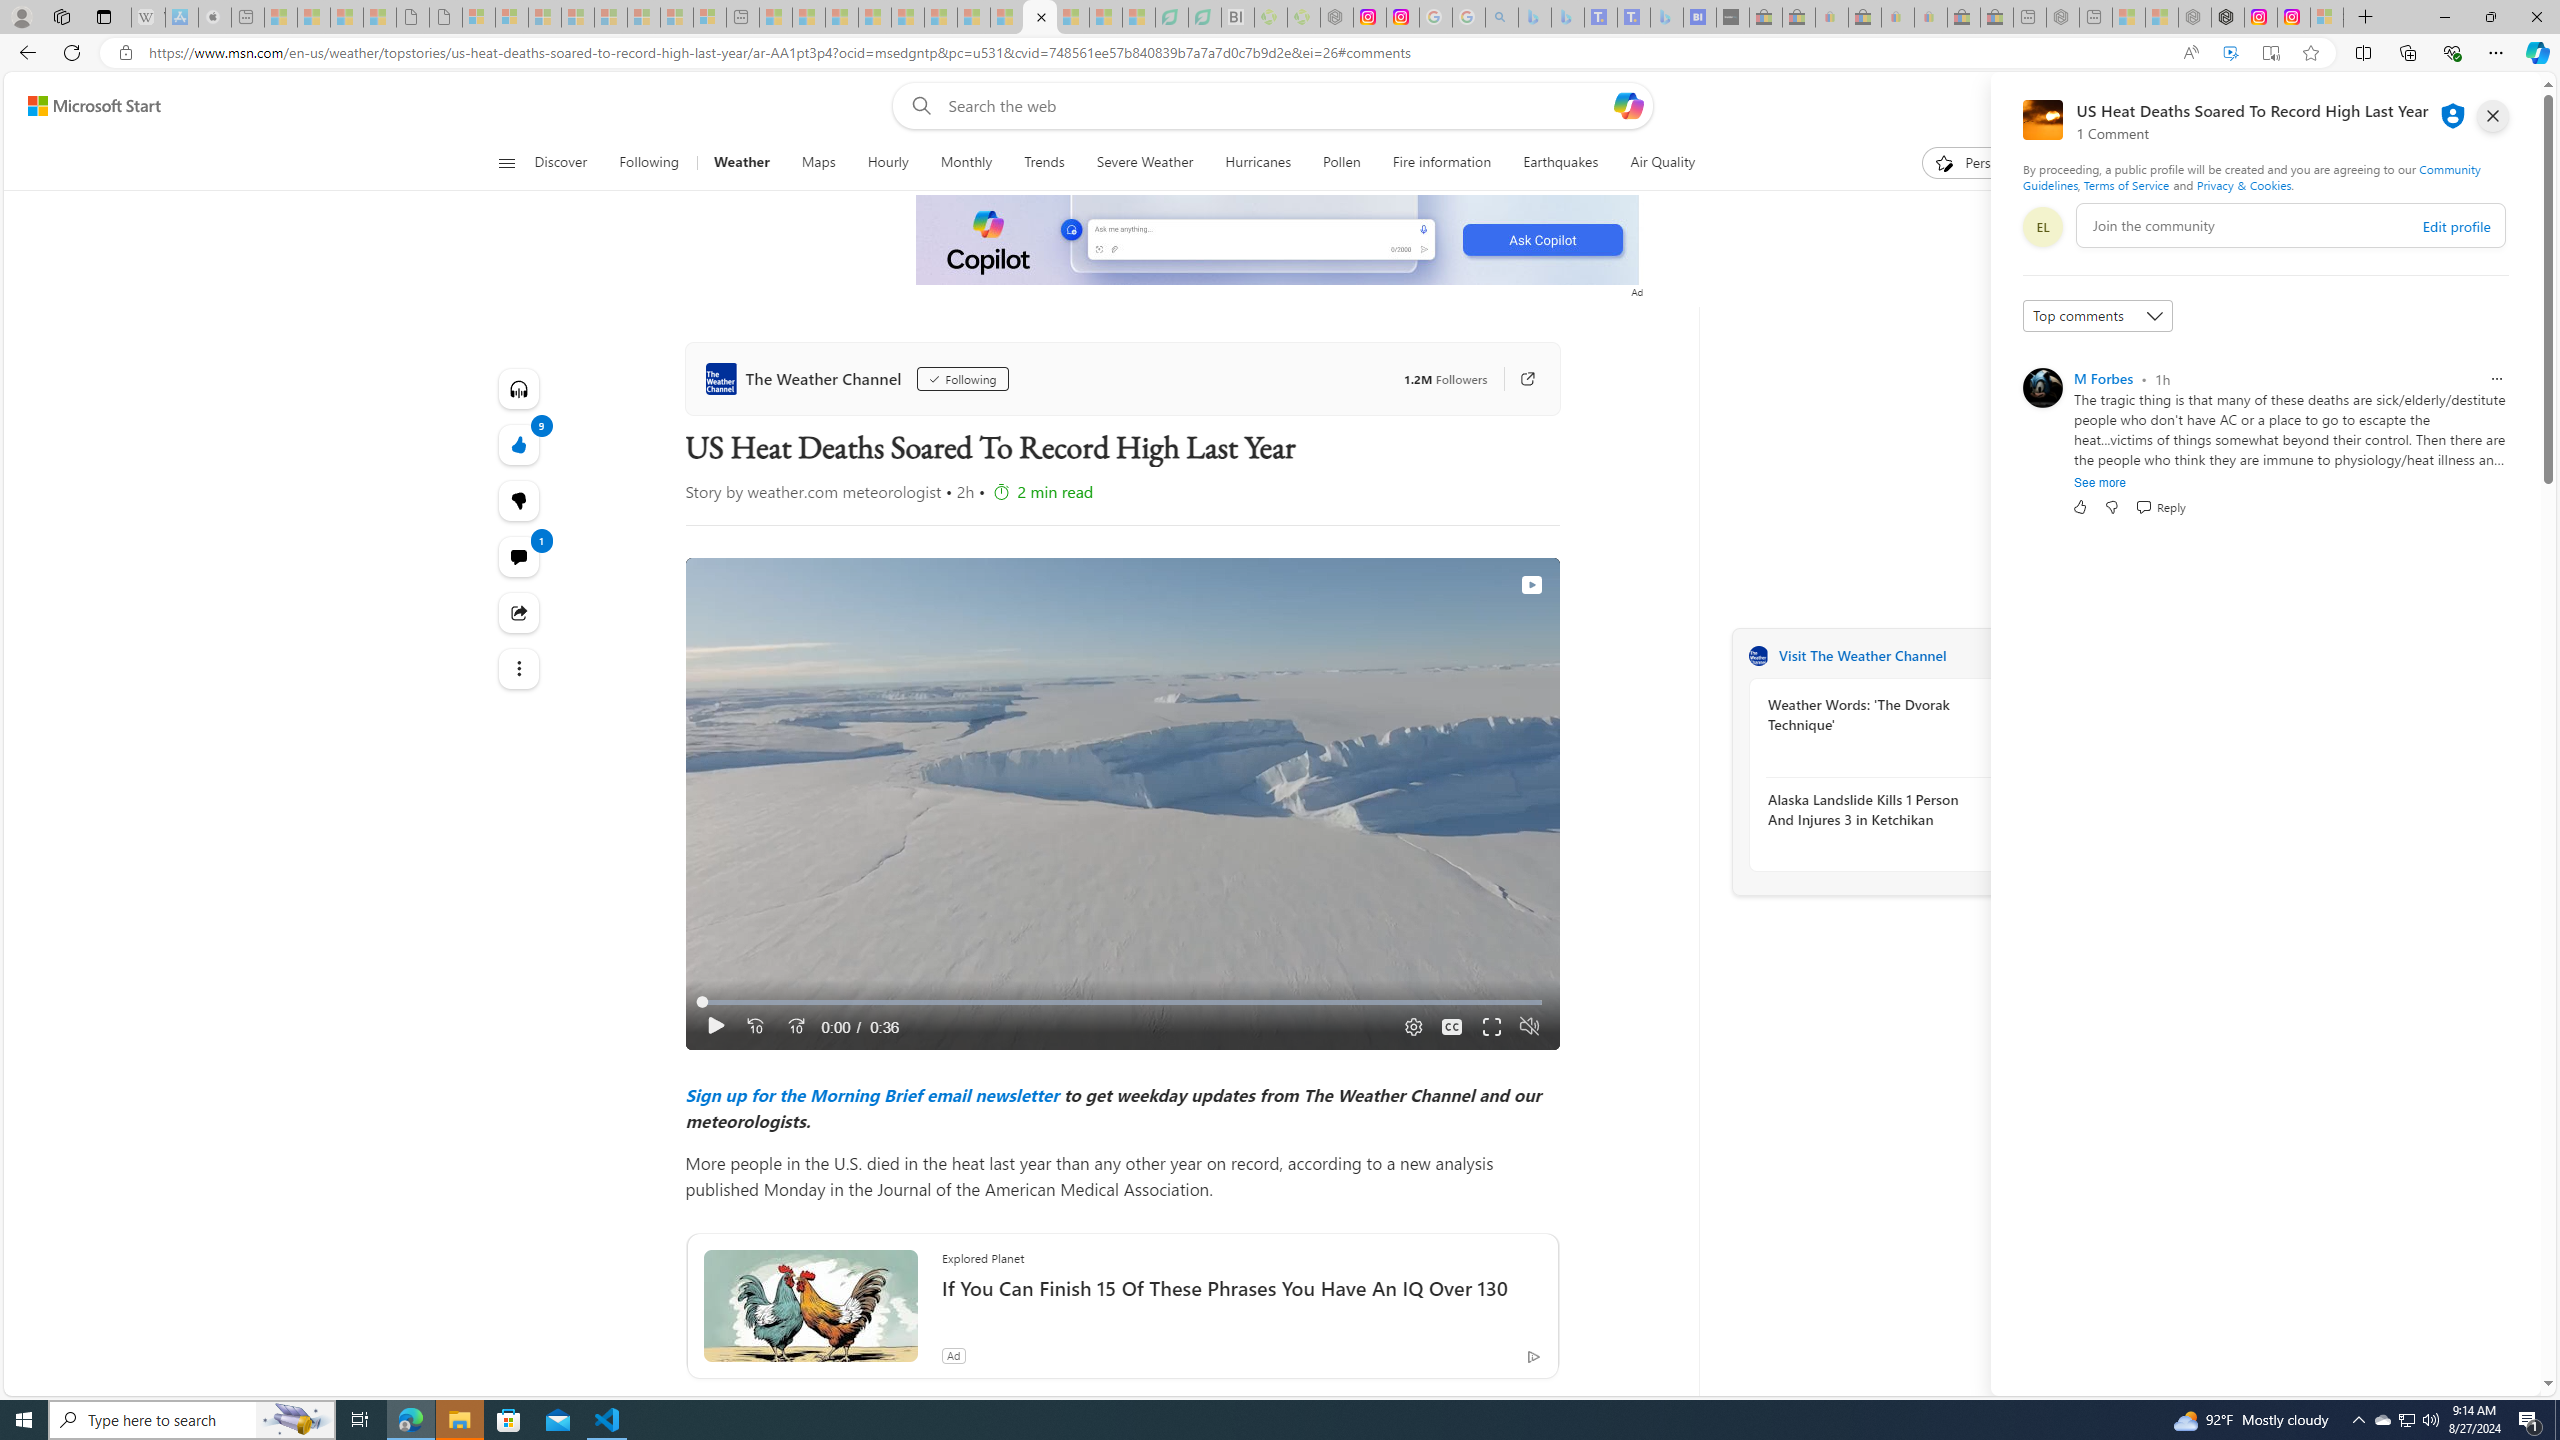 This screenshot has width=2560, height=1440. Describe the element at coordinates (1529, 583) in the screenshot. I see `'View on Watch'` at that location.